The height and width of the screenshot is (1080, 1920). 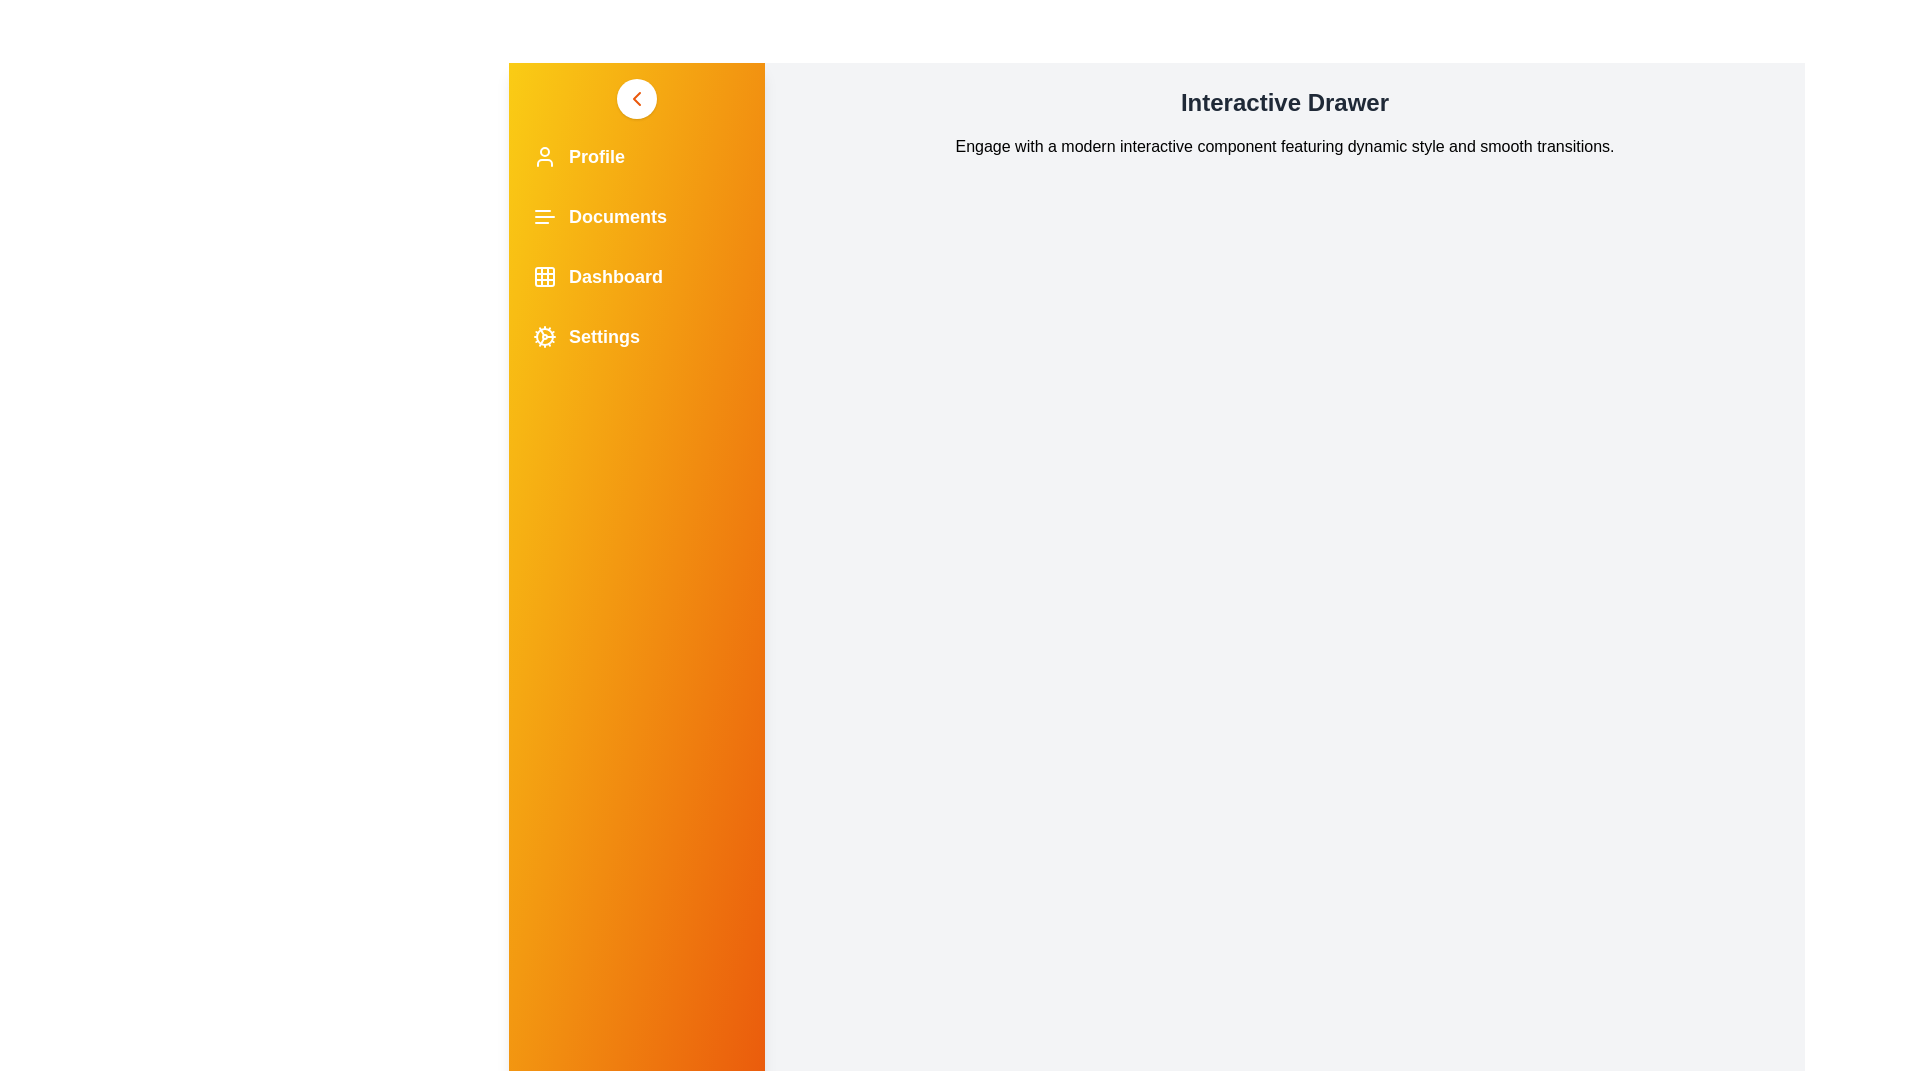 What do you see at coordinates (636, 335) in the screenshot?
I see `the menu item Settings in the drawer` at bounding box center [636, 335].